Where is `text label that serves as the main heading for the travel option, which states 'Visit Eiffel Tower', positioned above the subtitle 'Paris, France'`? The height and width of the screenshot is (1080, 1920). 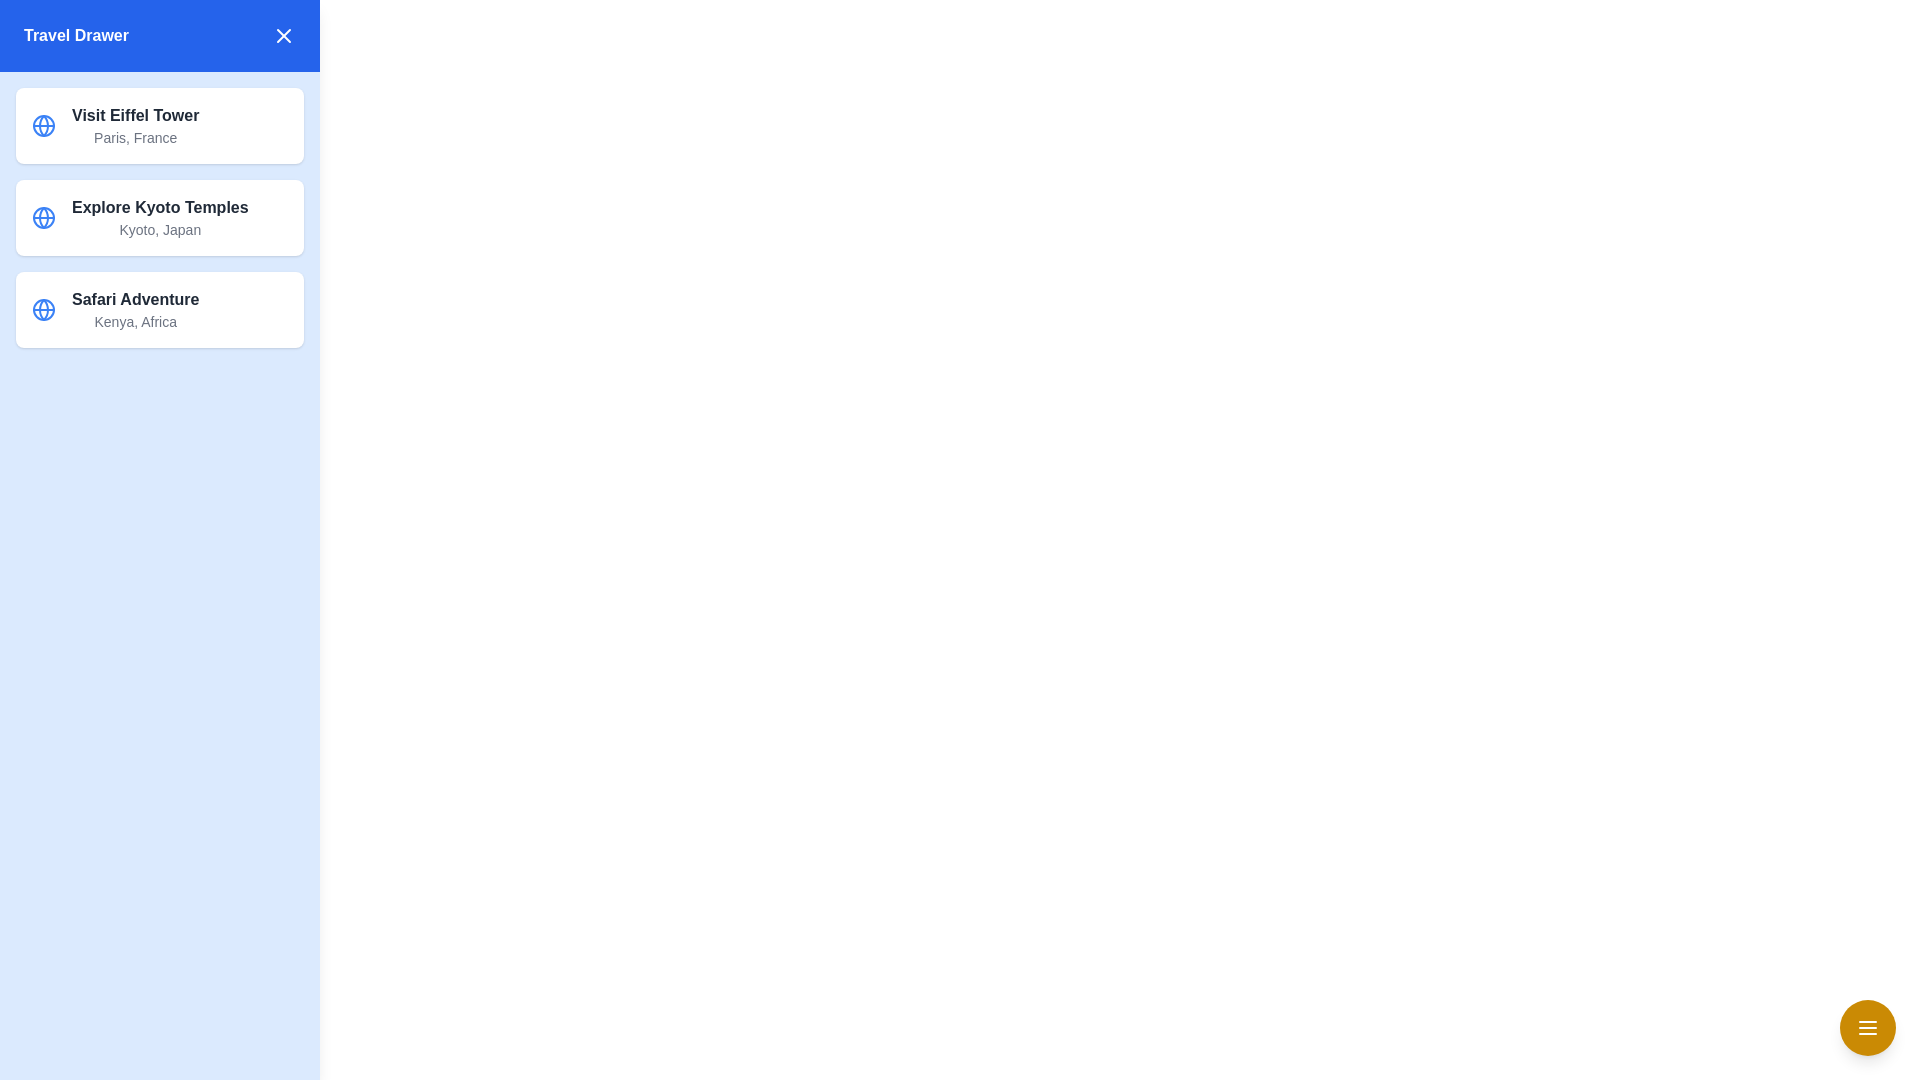 text label that serves as the main heading for the travel option, which states 'Visit Eiffel Tower', positioned above the subtitle 'Paris, France' is located at coordinates (134, 115).